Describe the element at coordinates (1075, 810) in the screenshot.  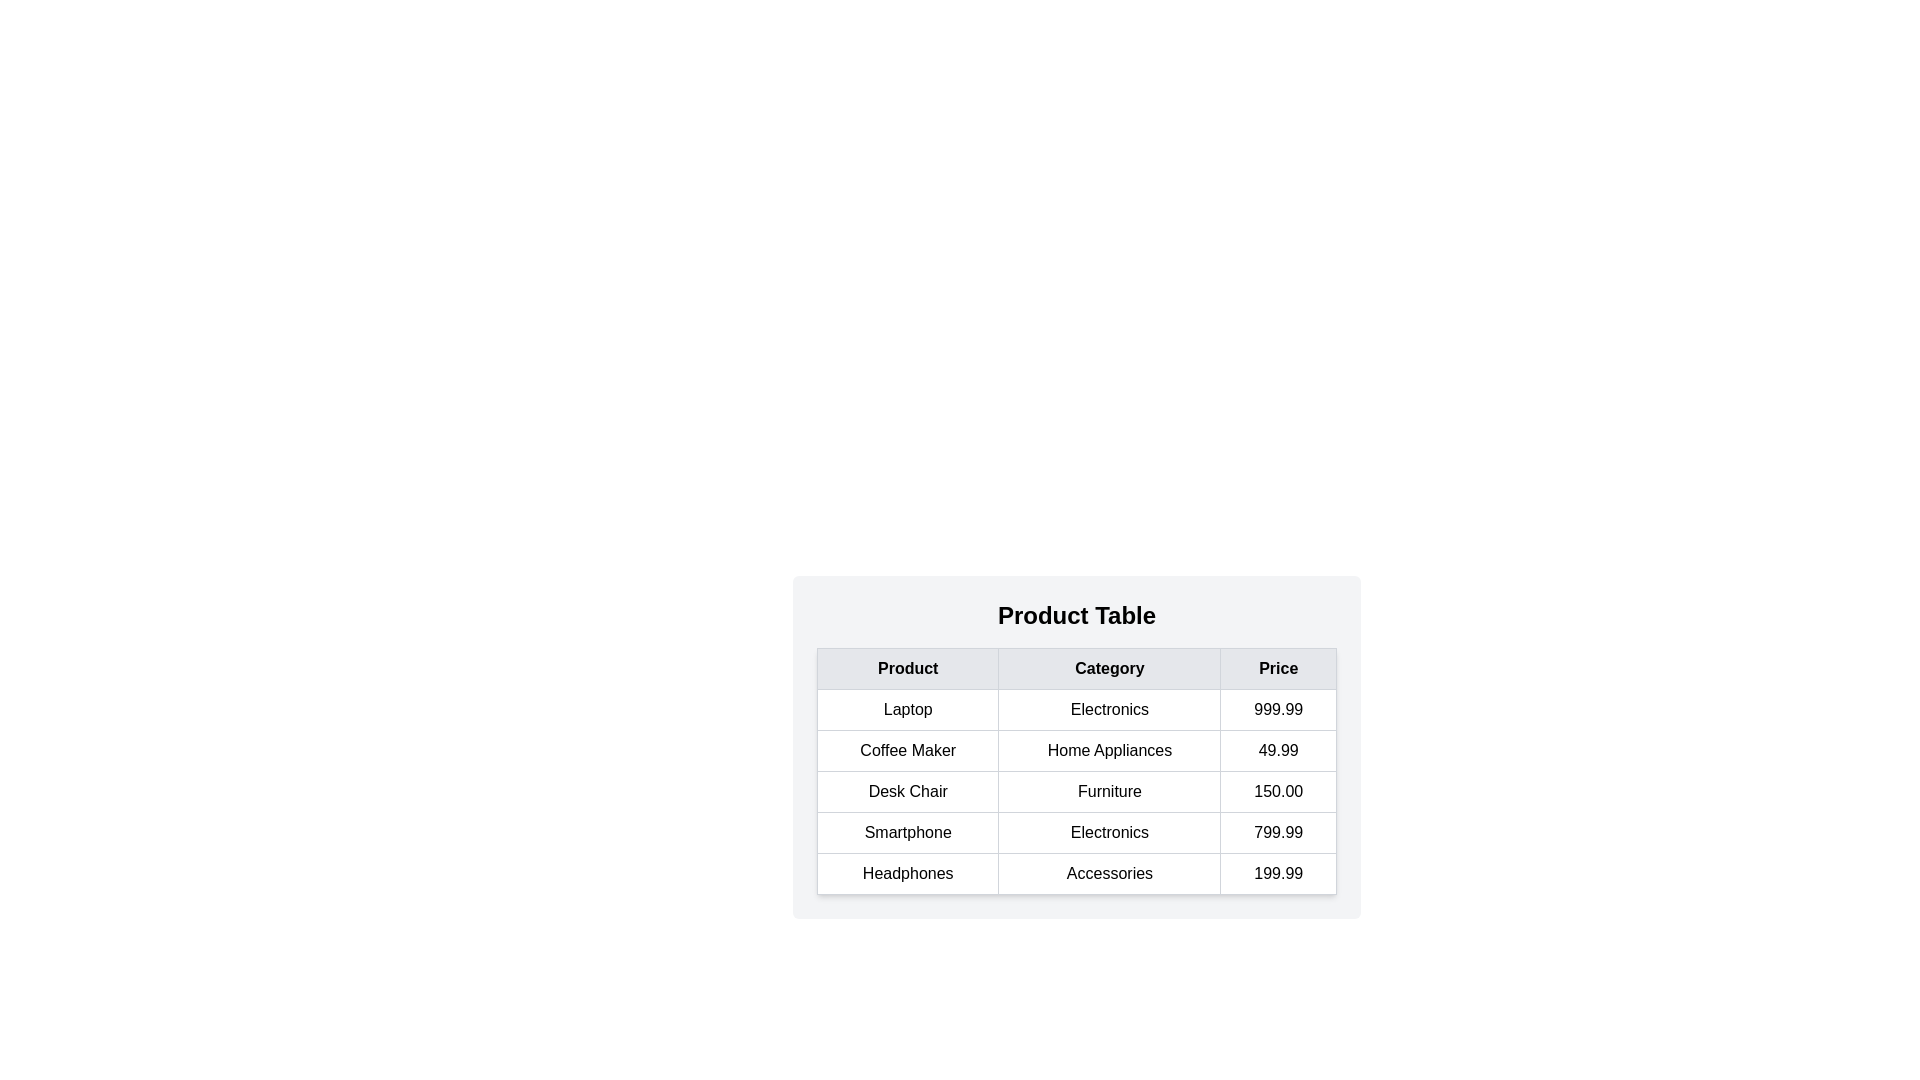
I see `the table cell displaying the category 'Desk Chair' located in the third row under the 'Category' column for potential interactivity` at that location.